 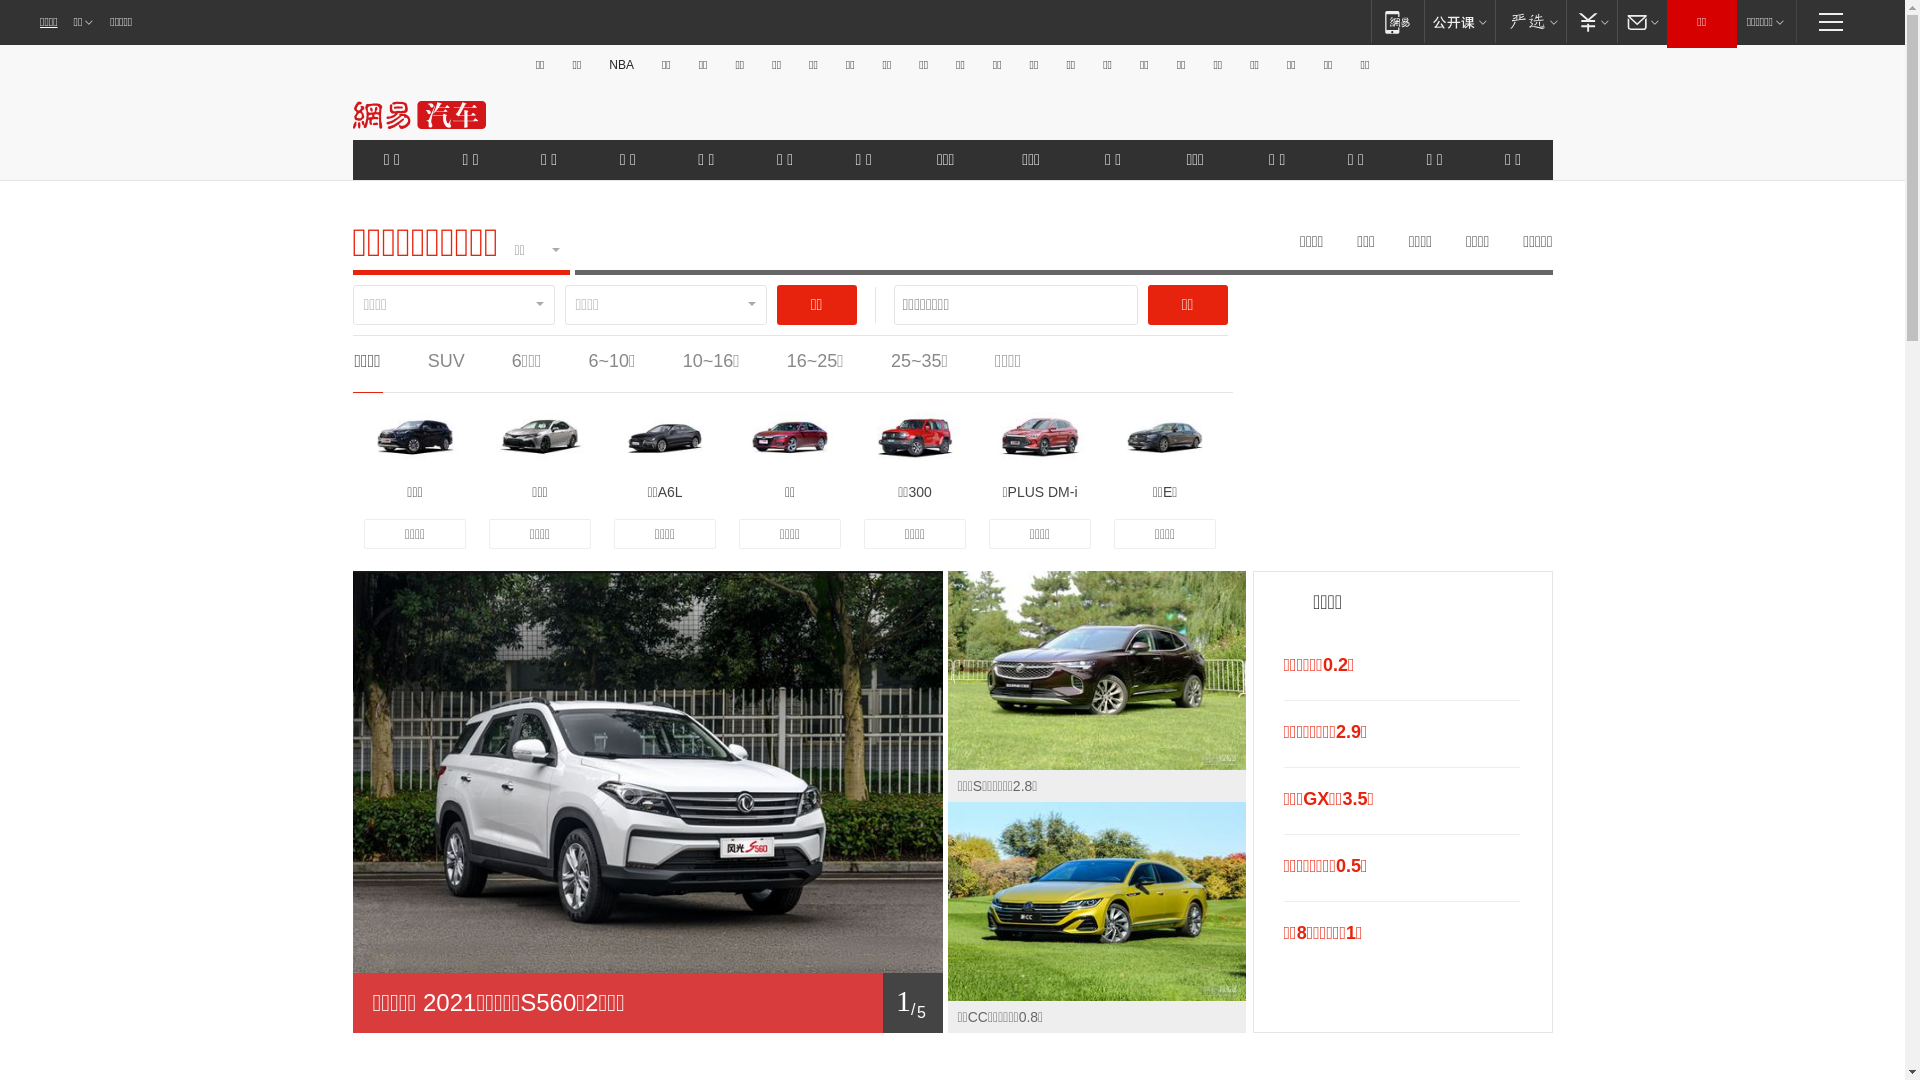 I want to click on 'NBA', so click(x=620, y=64).